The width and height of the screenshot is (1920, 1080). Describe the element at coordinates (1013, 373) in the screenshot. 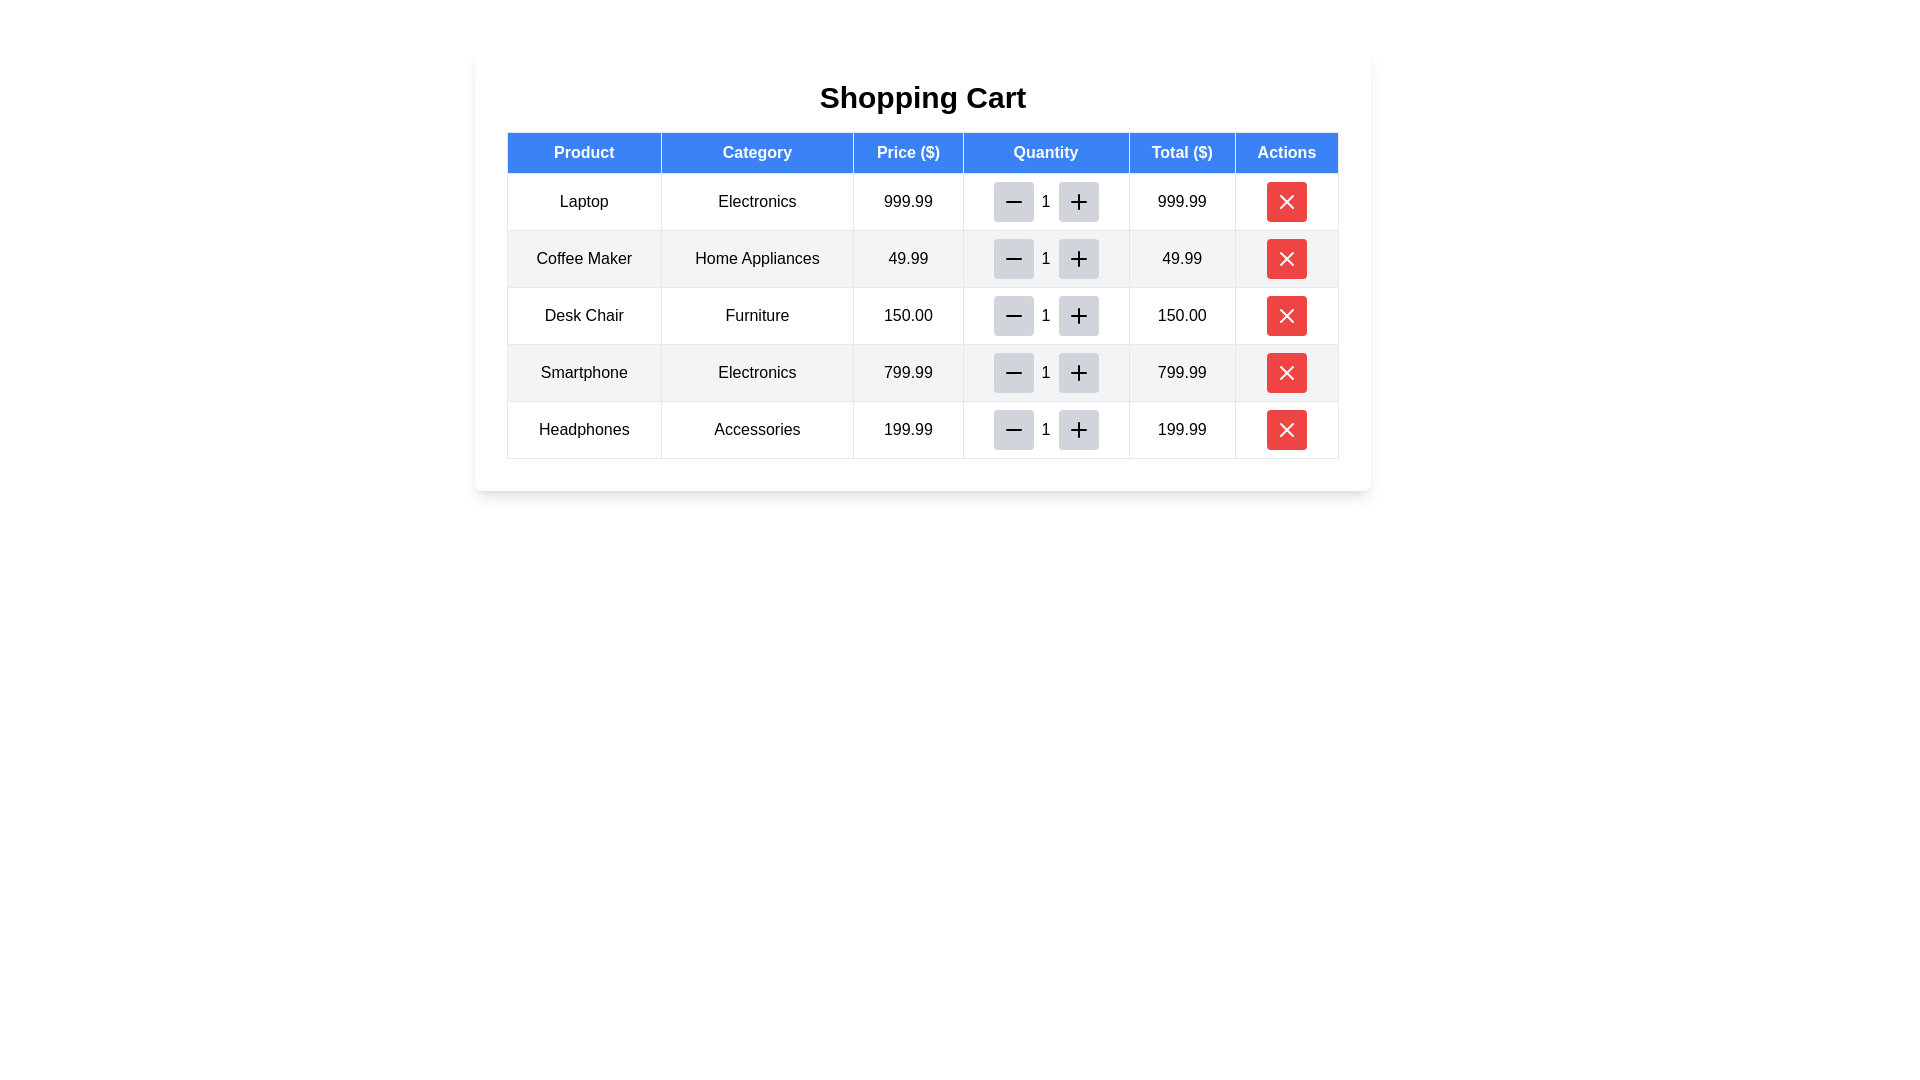

I see `the minus icon in the 'Quantity' section of the 'Smartphone' row within the shopping cart table to reduce the quantity` at that location.